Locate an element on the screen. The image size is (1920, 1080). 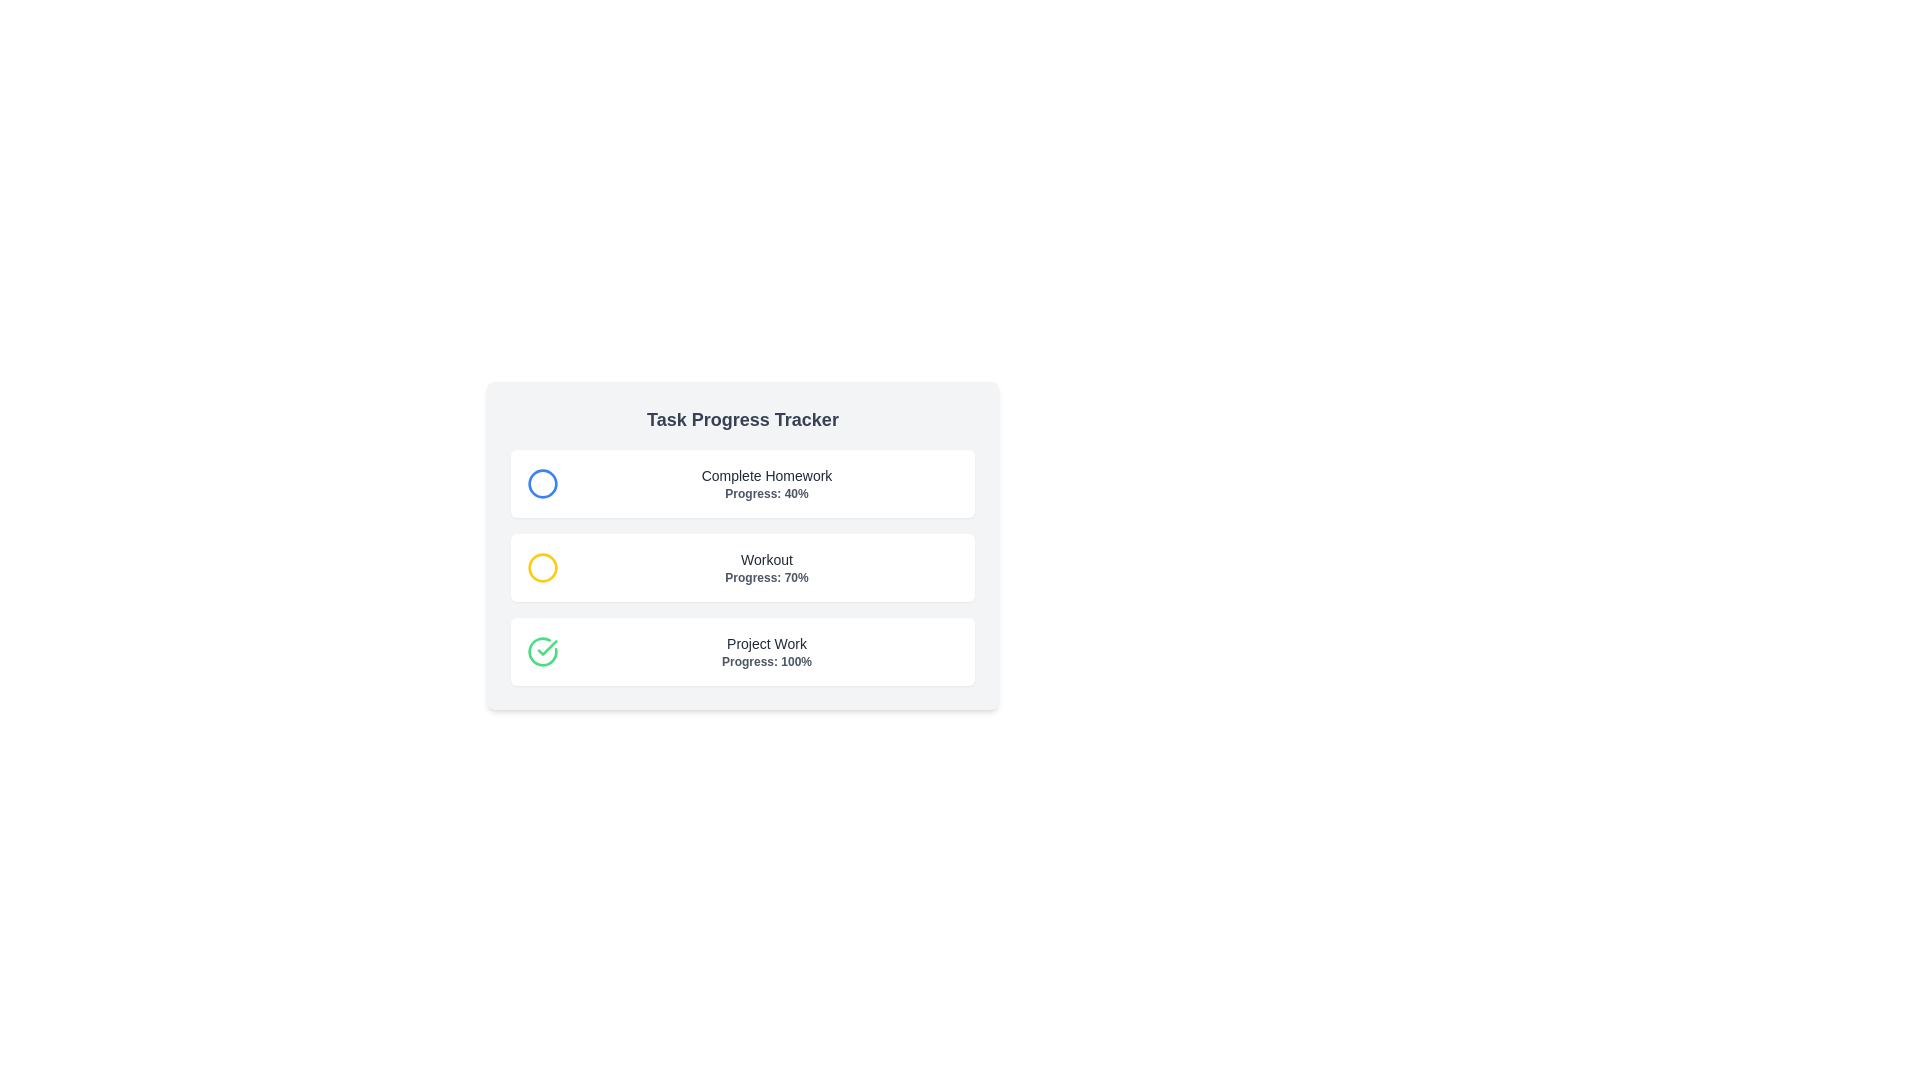
the 'Workout' progress tracking item, which displays a circular icon with a yellow border and the progress text 'Progress: 70%' is located at coordinates (742, 567).